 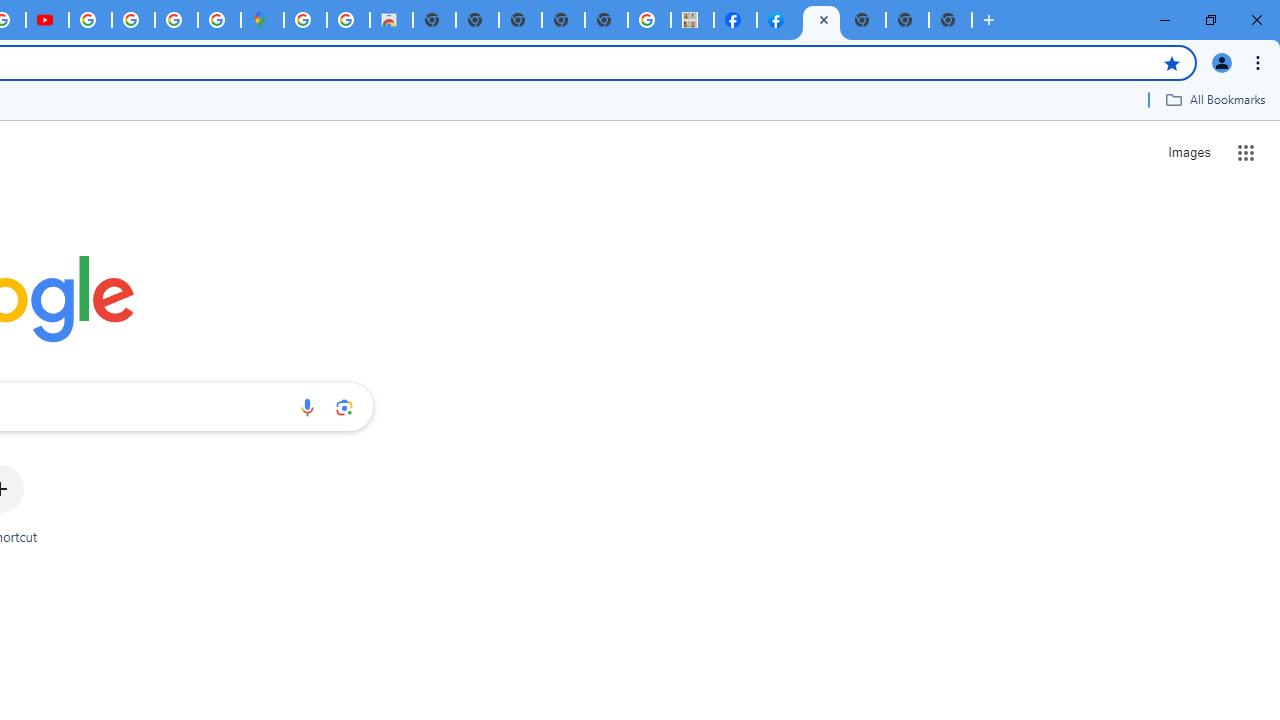 I want to click on 'Search by image', so click(x=344, y=406).